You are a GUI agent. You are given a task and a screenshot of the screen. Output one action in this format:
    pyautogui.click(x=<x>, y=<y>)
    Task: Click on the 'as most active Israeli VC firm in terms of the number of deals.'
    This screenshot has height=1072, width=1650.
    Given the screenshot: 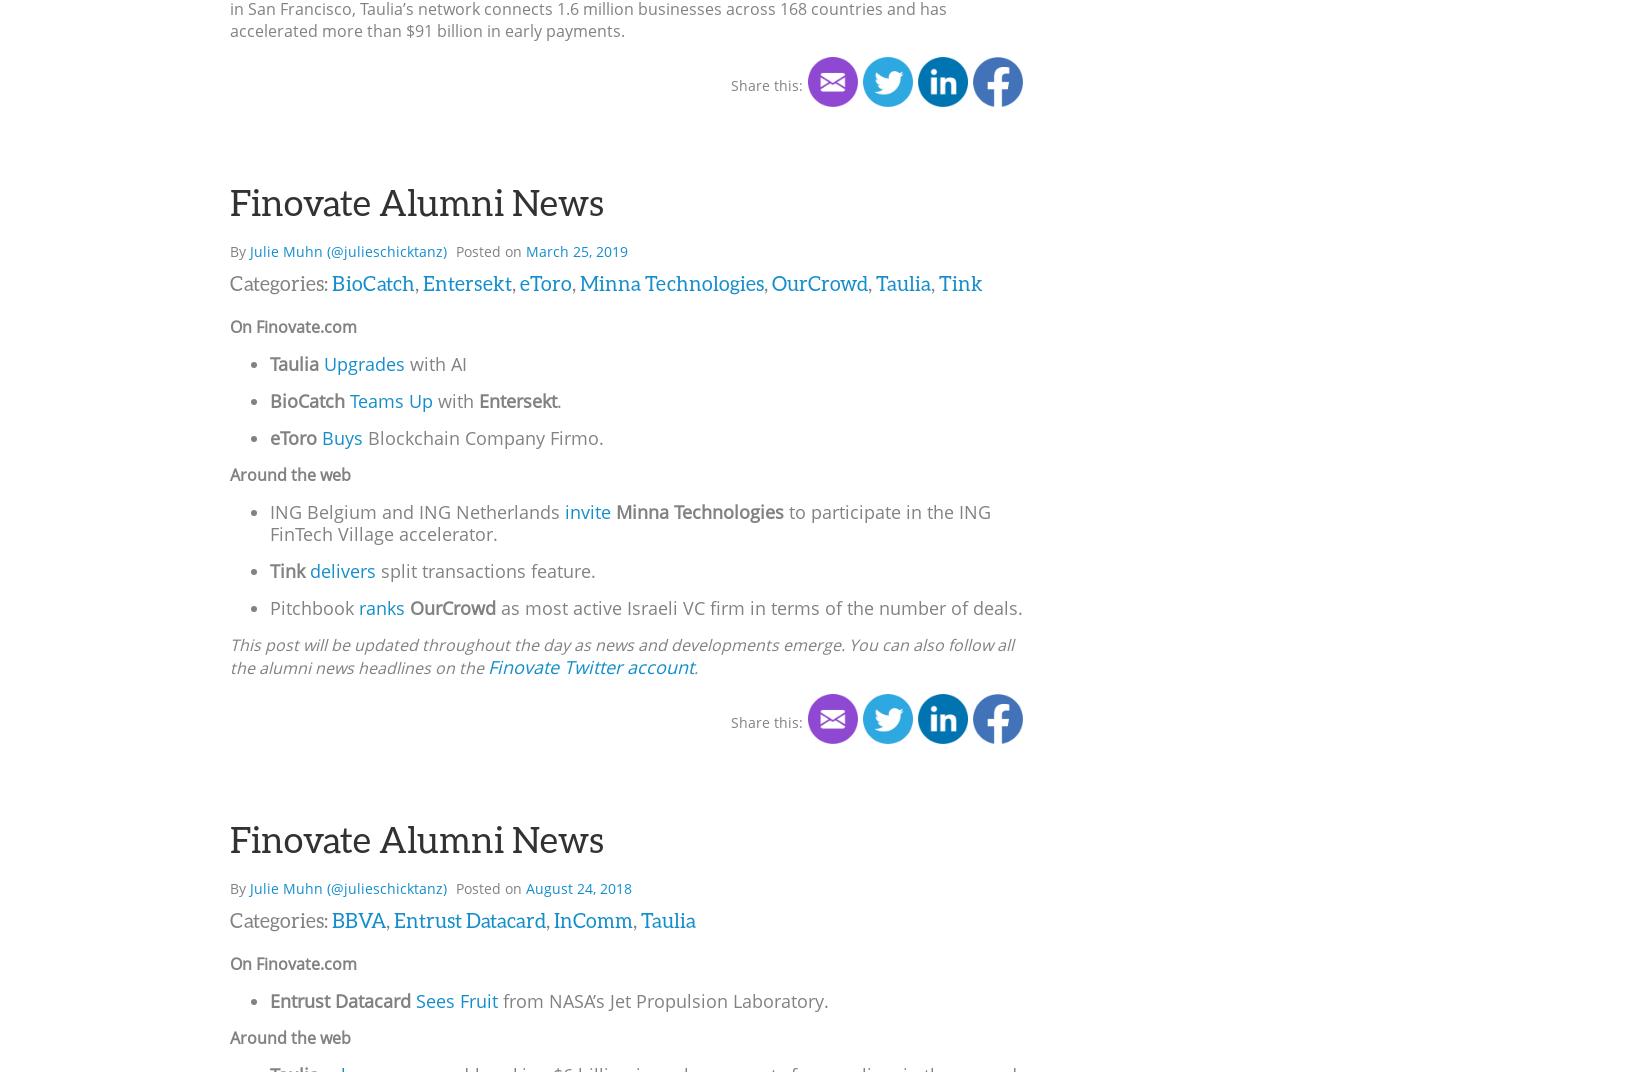 What is the action you would take?
    pyautogui.click(x=758, y=606)
    